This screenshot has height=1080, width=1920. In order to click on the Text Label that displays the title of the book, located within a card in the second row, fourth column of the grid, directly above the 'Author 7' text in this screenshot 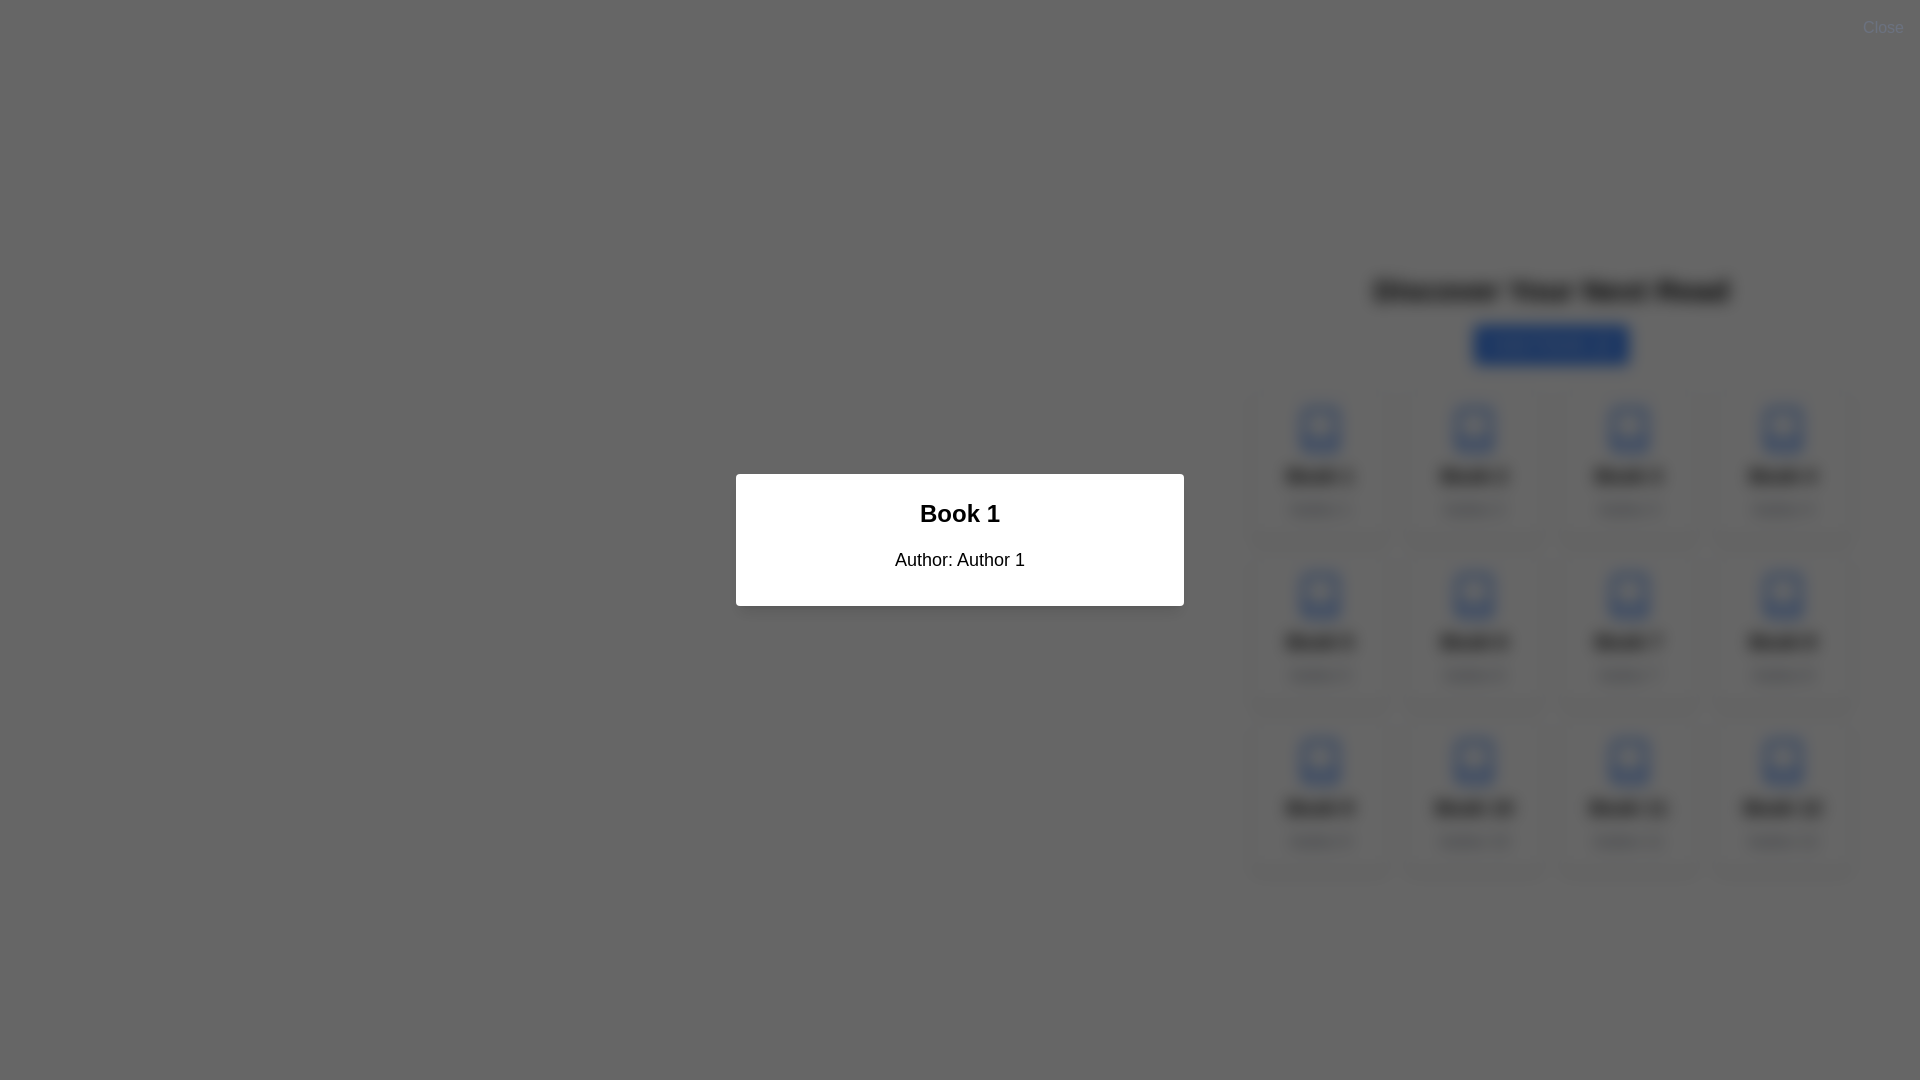, I will do `click(1628, 641)`.